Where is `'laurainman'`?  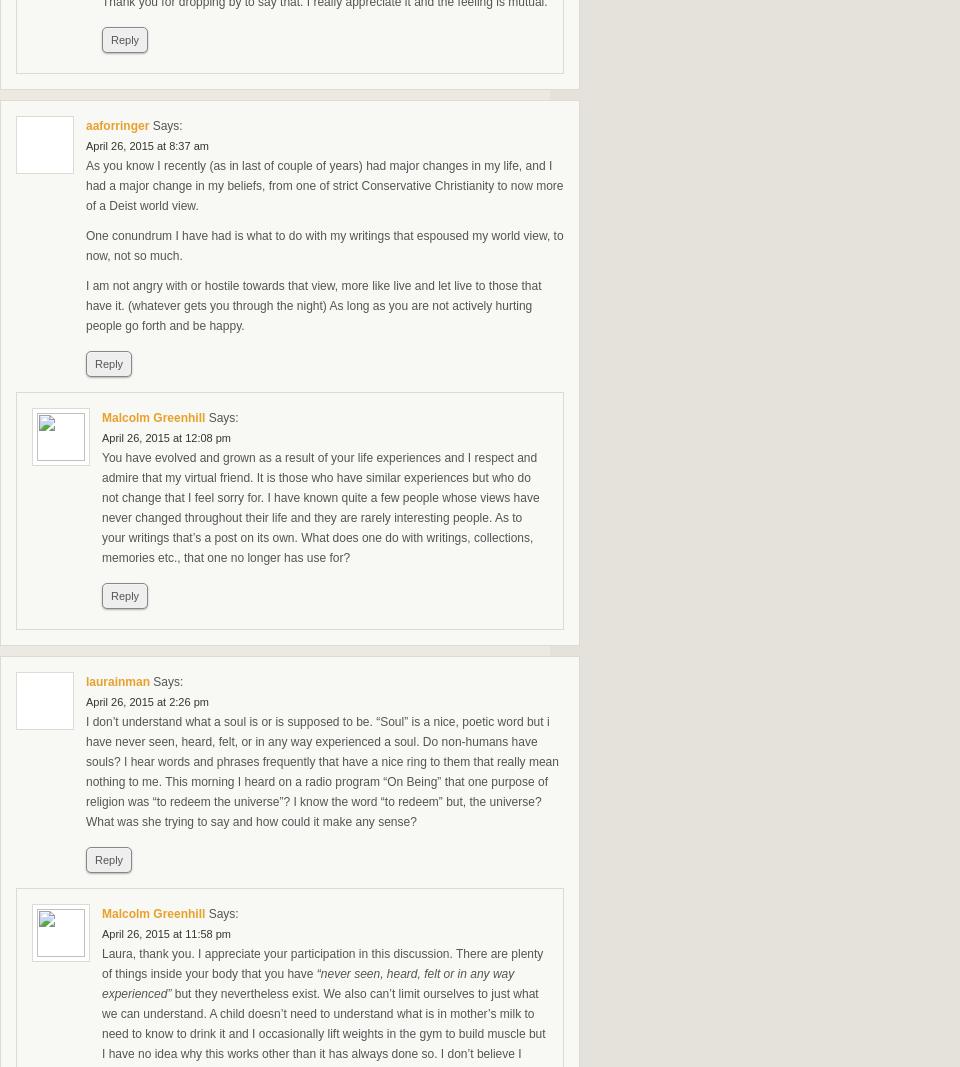 'laurainman' is located at coordinates (86, 682).